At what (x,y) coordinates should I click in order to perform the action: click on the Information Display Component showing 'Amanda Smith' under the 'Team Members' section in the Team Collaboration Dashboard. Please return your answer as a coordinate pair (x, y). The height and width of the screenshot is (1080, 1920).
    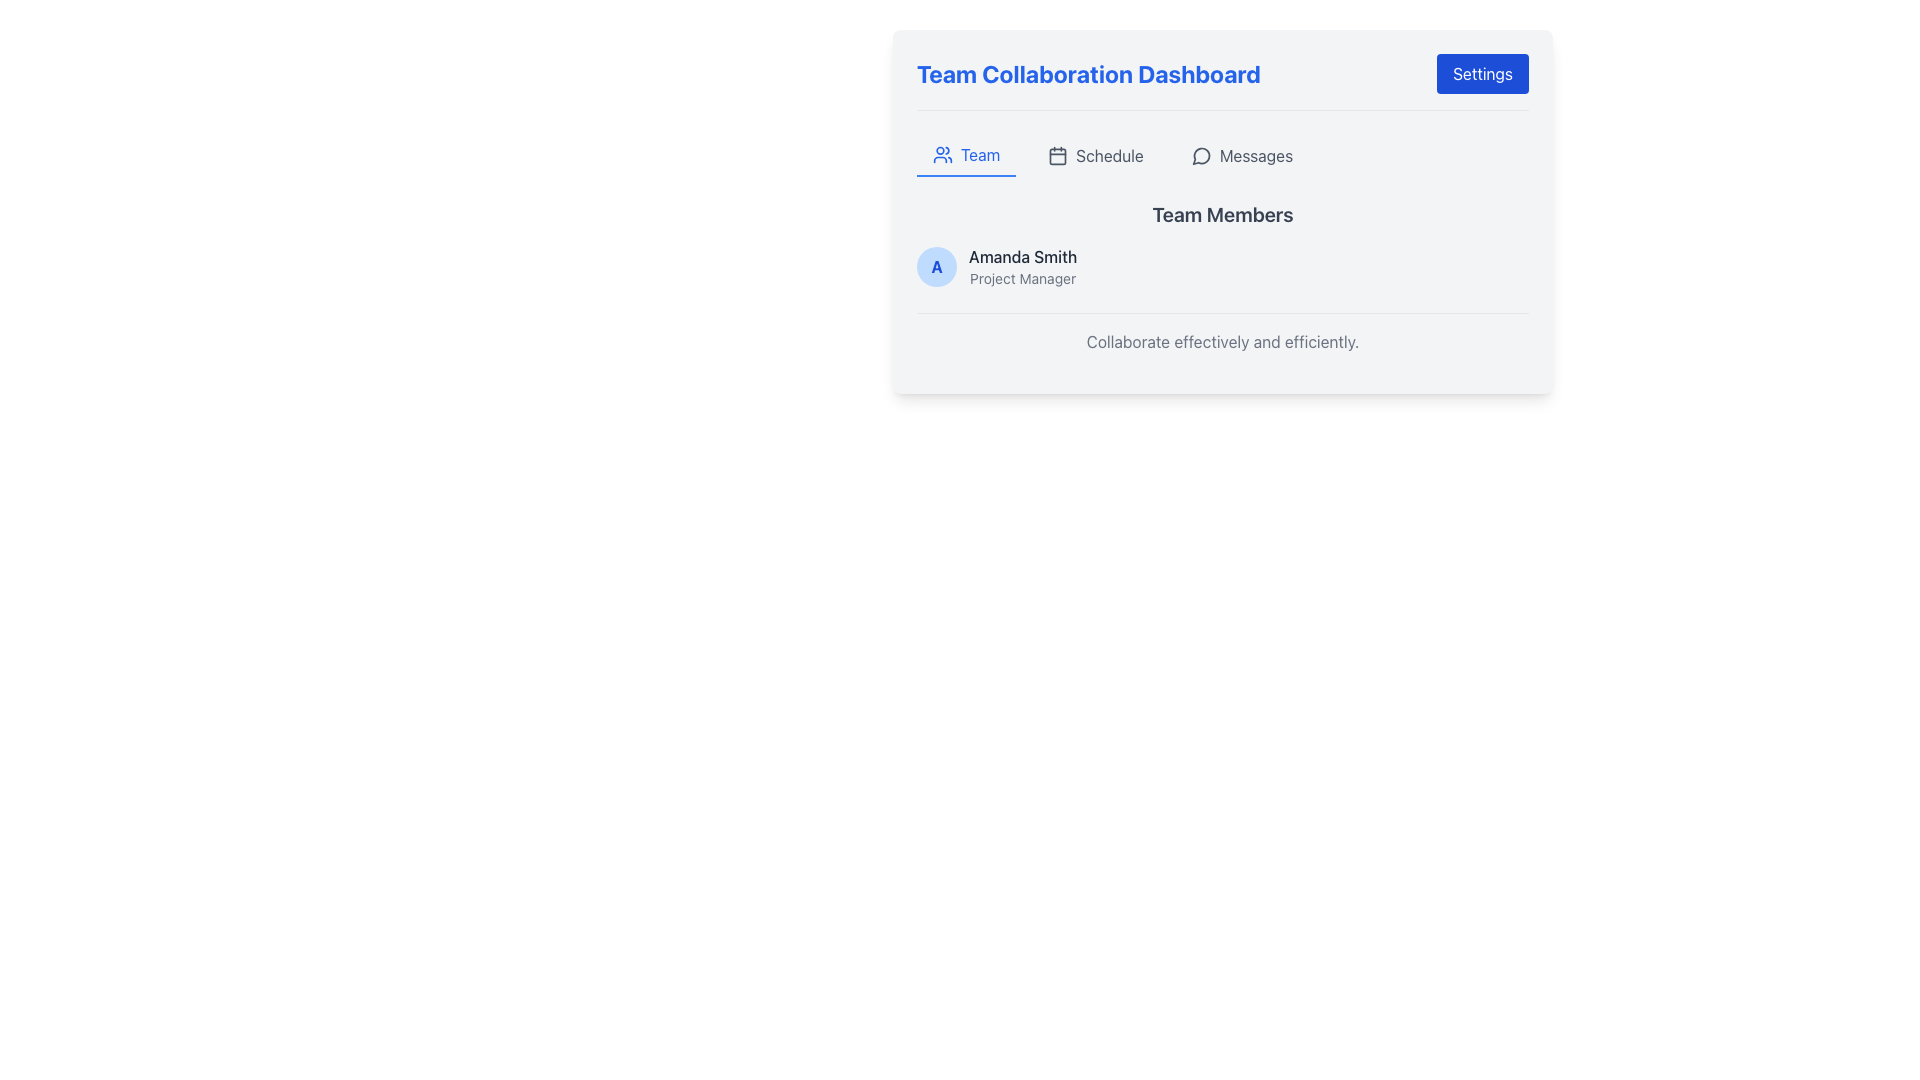
    Looking at the image, I should click on (1222, 244).